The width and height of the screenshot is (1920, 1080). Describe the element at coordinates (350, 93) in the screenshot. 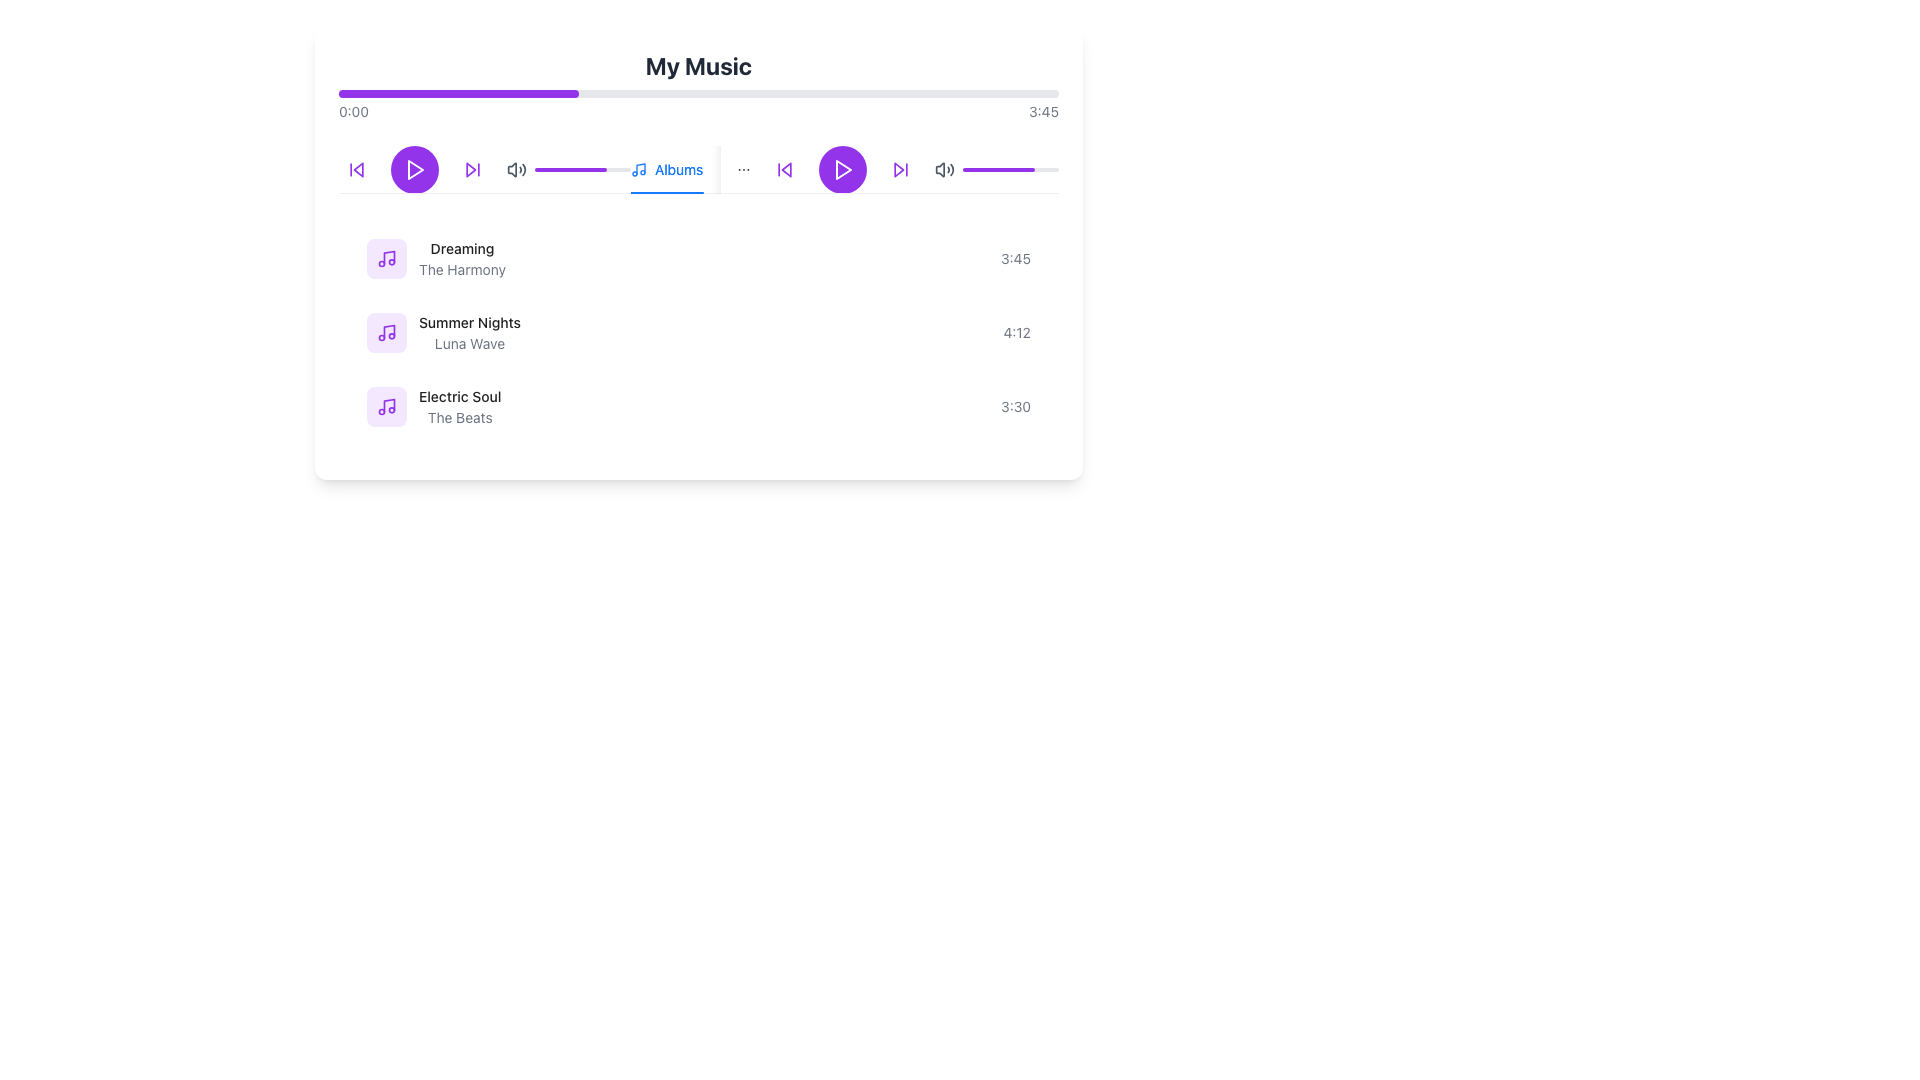

I see `the media progress` at that location.